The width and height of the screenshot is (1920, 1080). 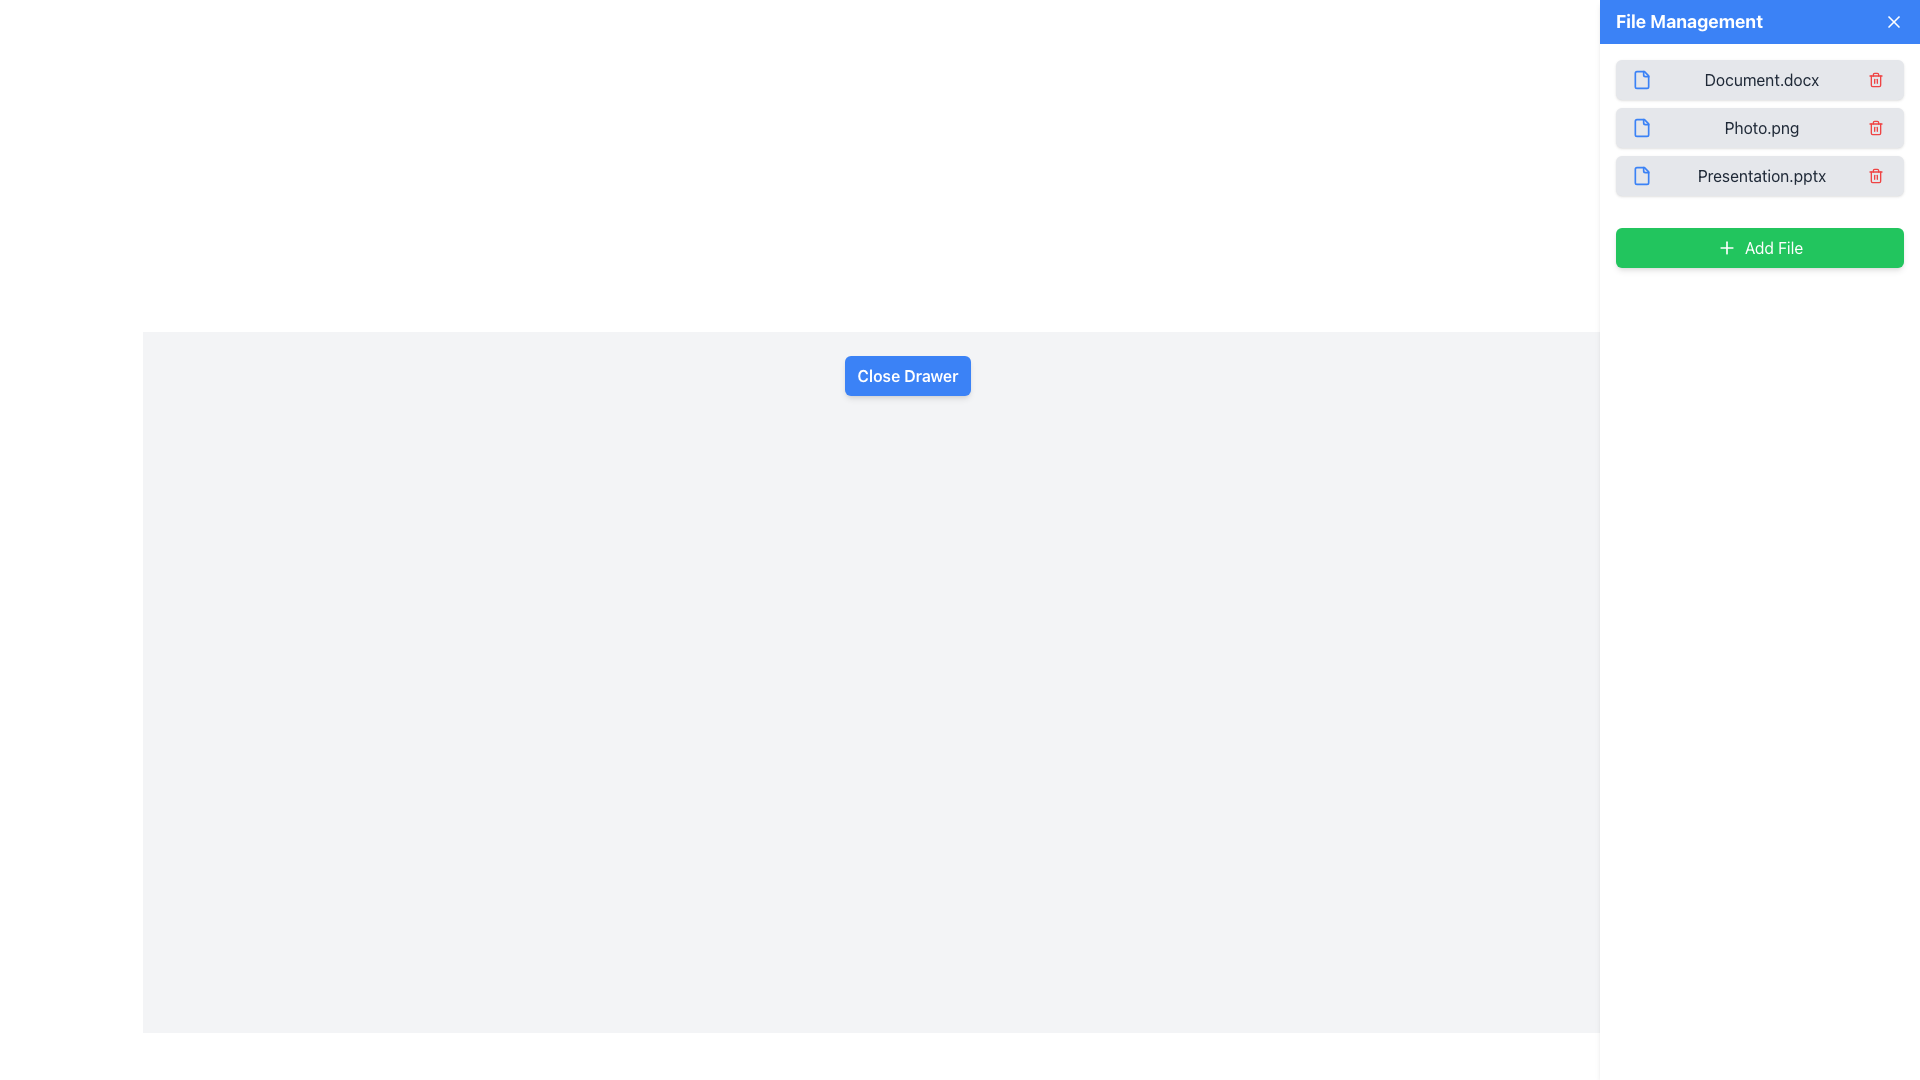 What do you see at coordinates (1875, 79) in the screenshot?
I see `the delete button located at the far right of the row for 'Document.docx' in the 'File Management' section` at bounding box center [1875, 79].